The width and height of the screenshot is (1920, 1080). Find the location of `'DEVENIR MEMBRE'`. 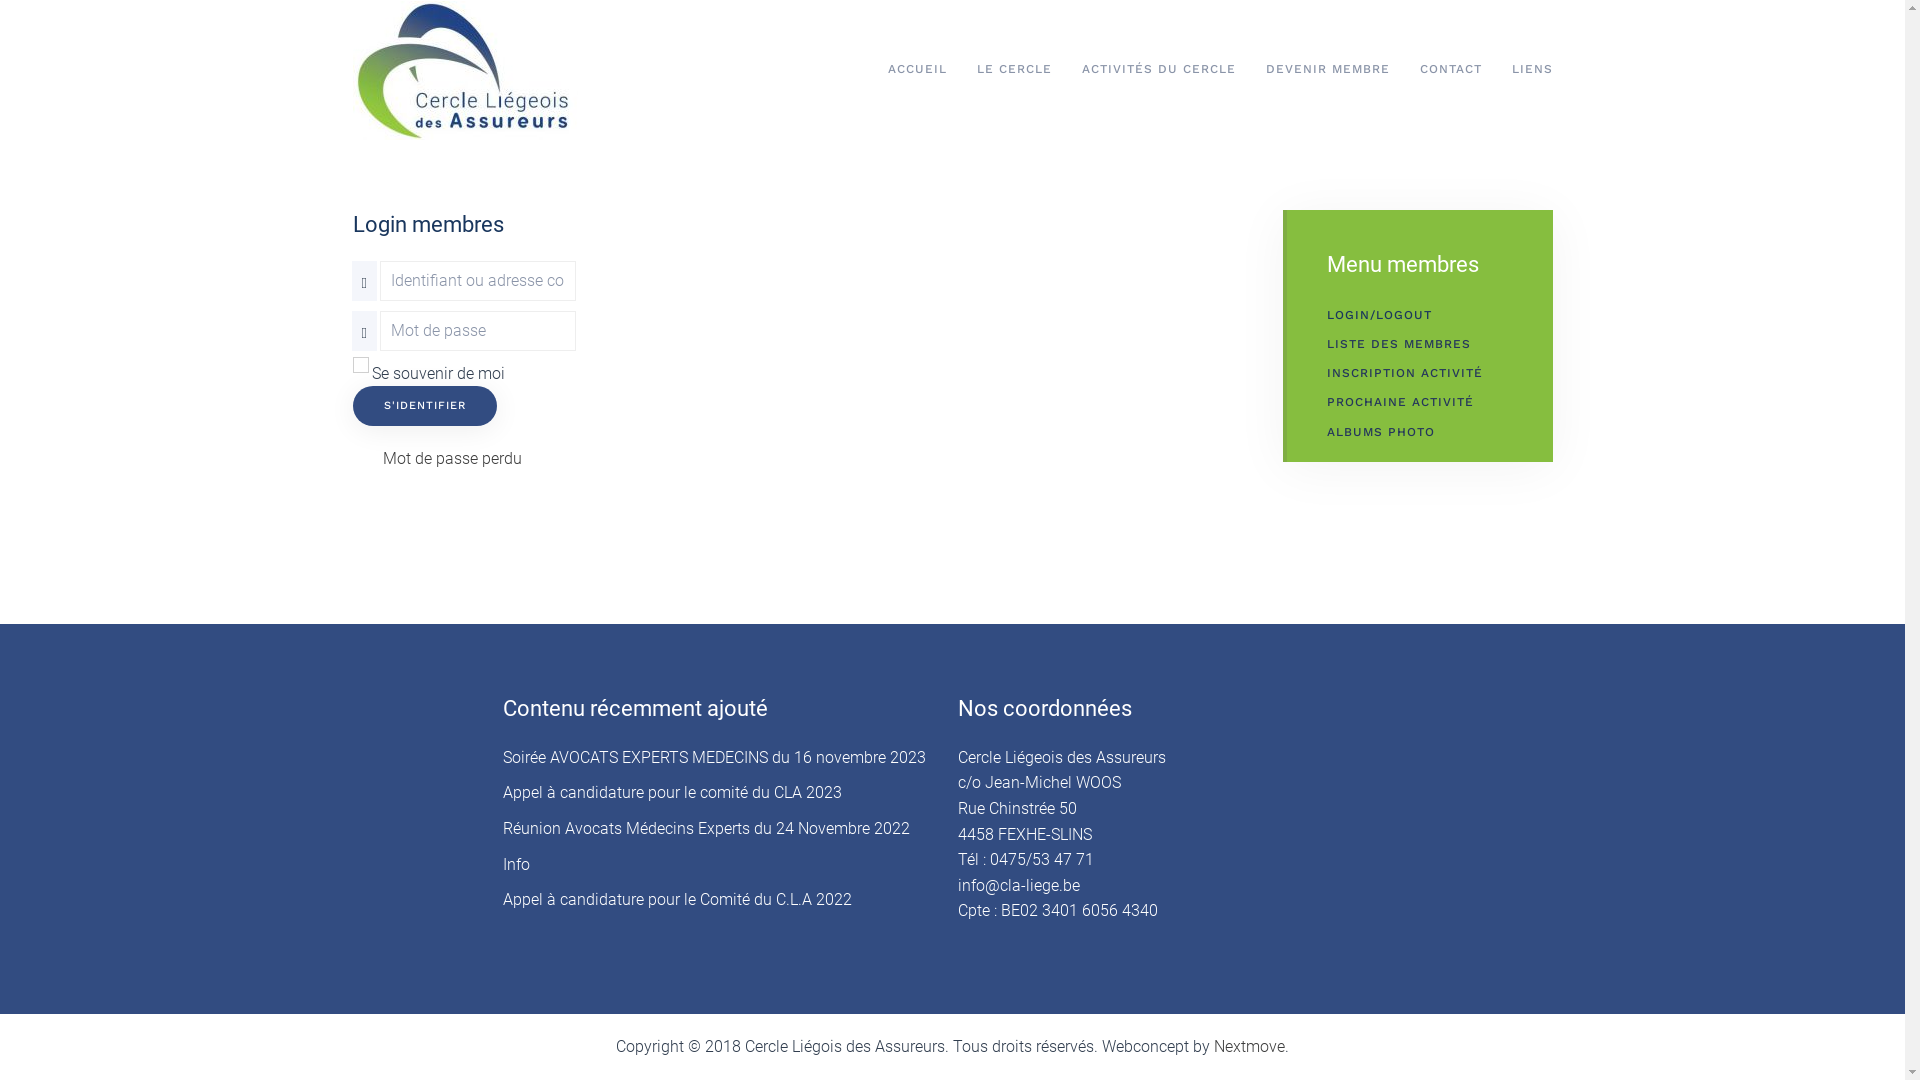

'DEVENIR MEMBRE' is located at coordinates (1326, 68).